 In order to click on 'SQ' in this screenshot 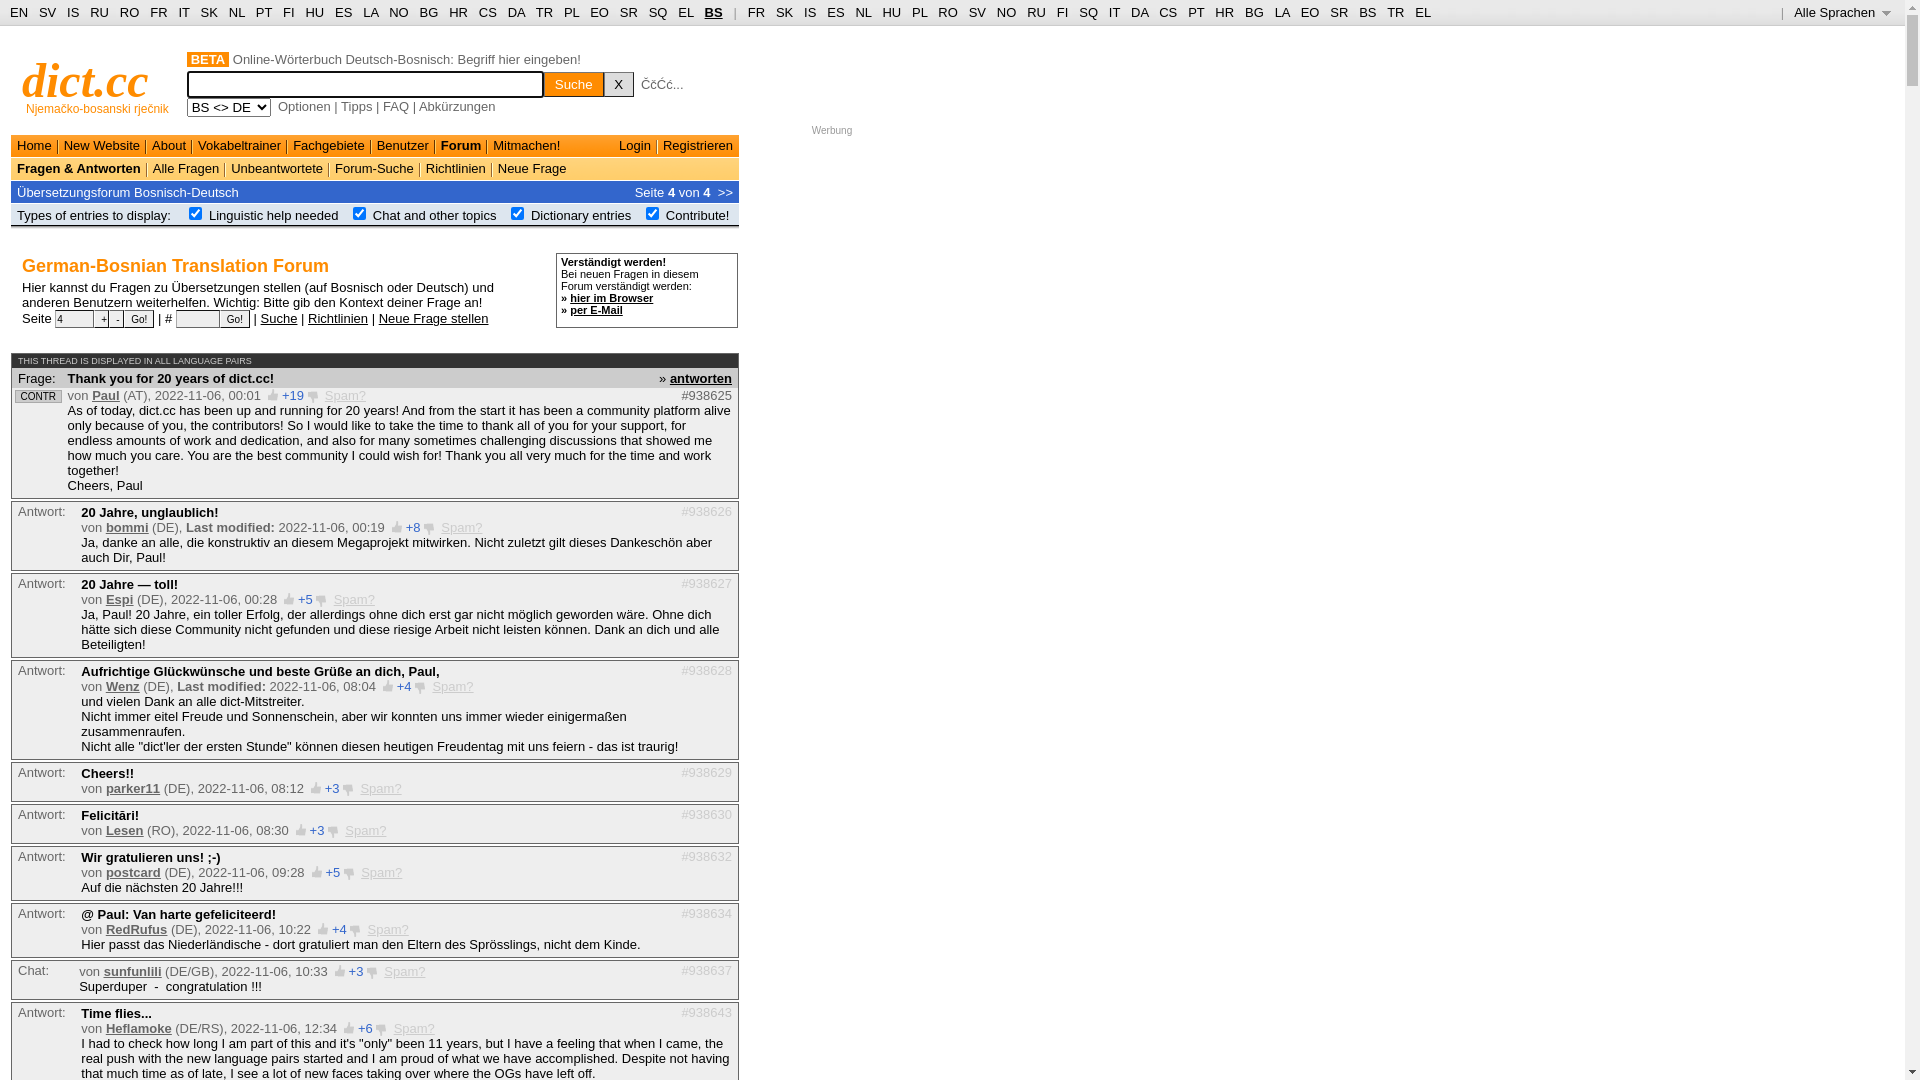, I will do `click(658, 12)`.